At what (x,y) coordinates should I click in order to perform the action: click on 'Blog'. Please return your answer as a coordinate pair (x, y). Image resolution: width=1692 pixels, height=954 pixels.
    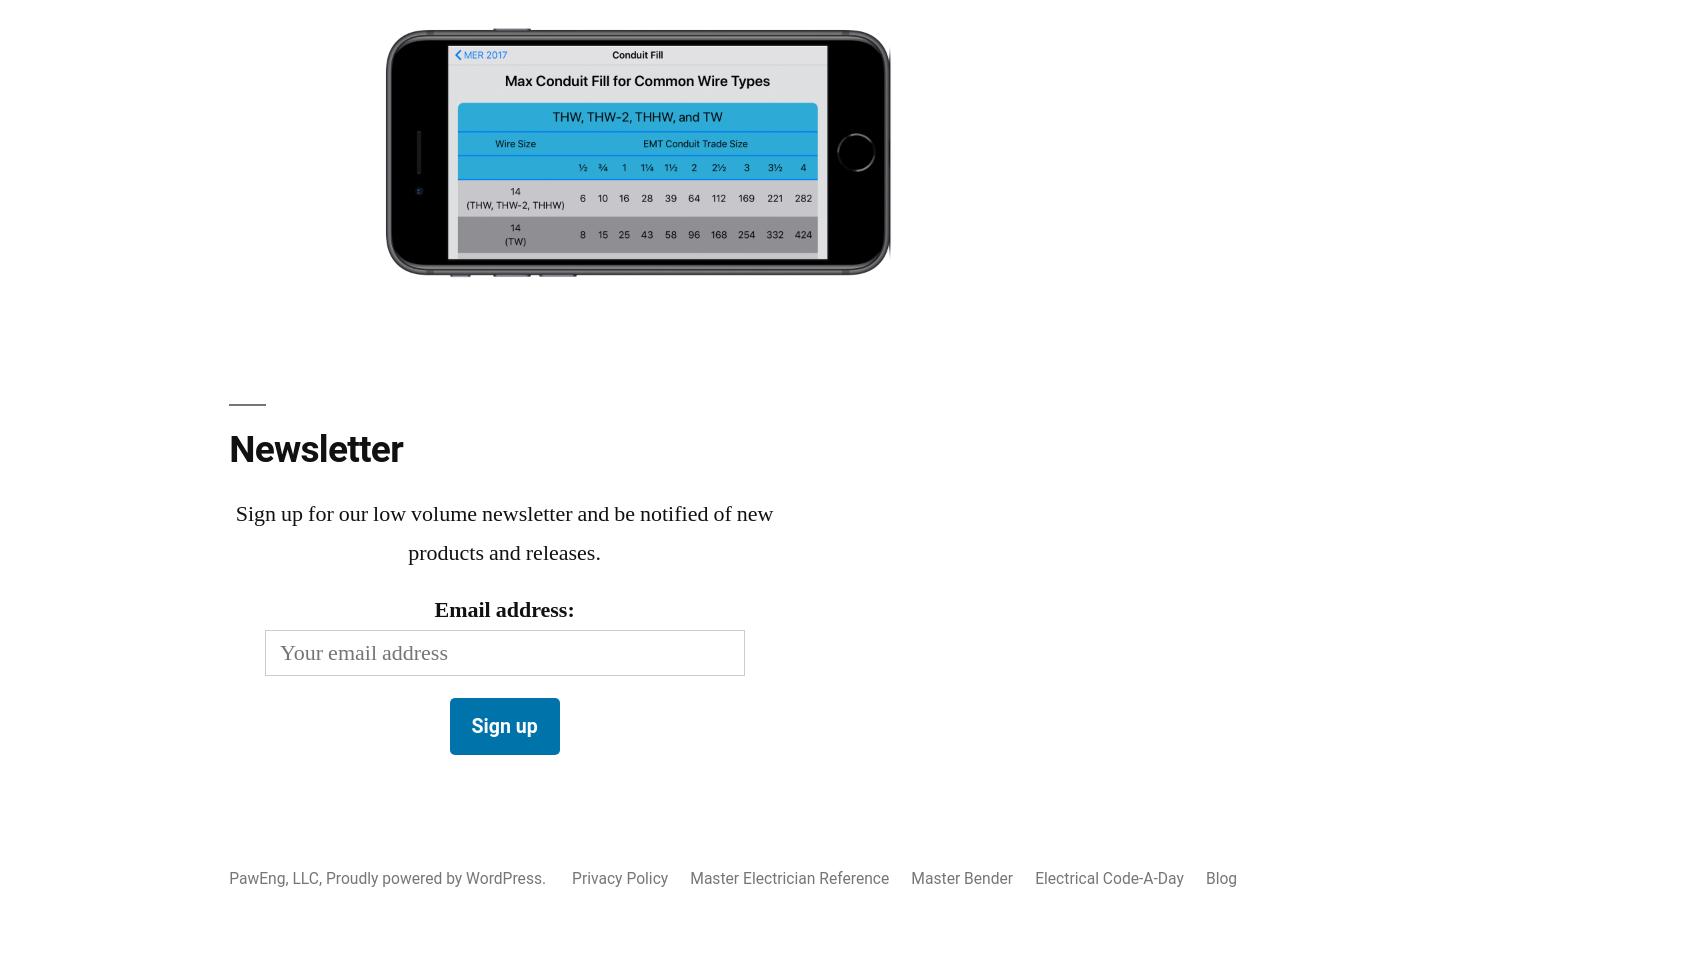
    Looking at the image, I should click on (1220, 877).